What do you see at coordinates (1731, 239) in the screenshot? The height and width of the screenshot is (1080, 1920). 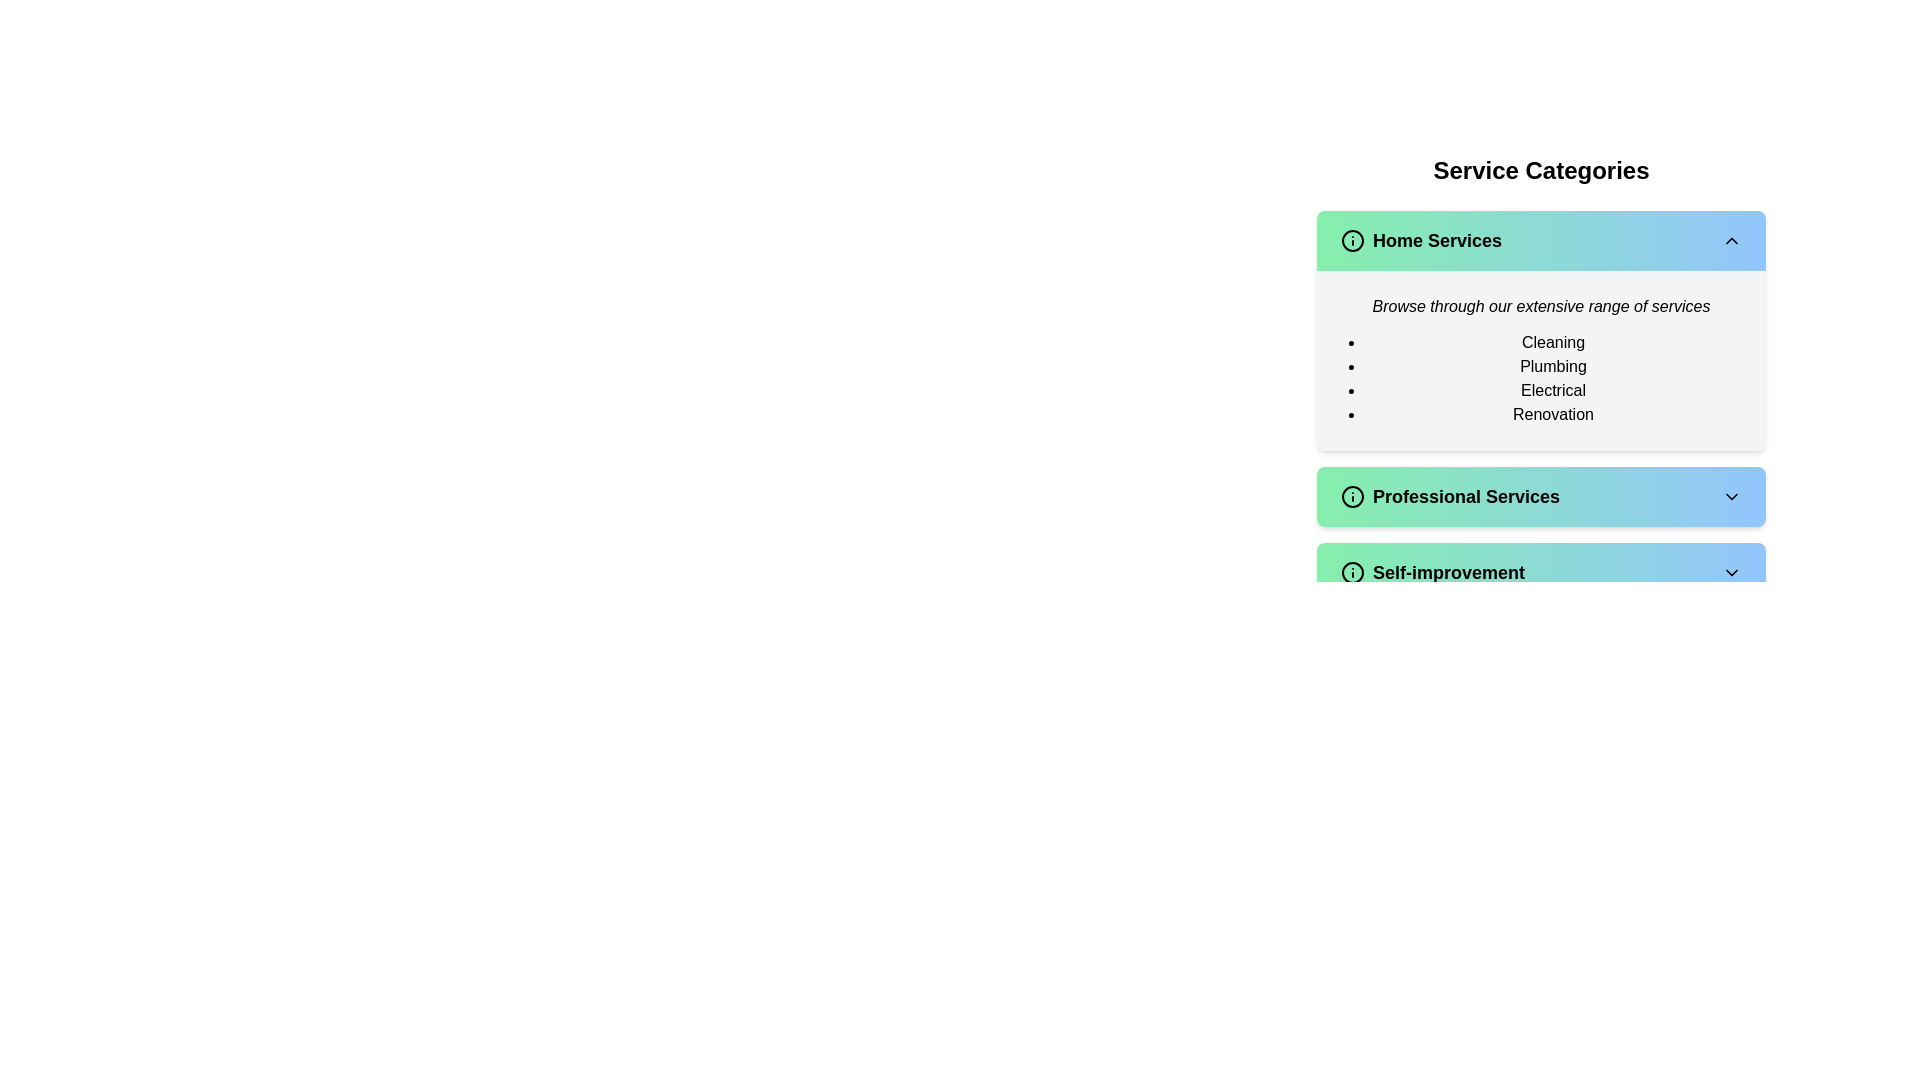 I see `the upward chevron icon located at the far right end of the 'Home Services' section` at bounding box center [1731, 239].